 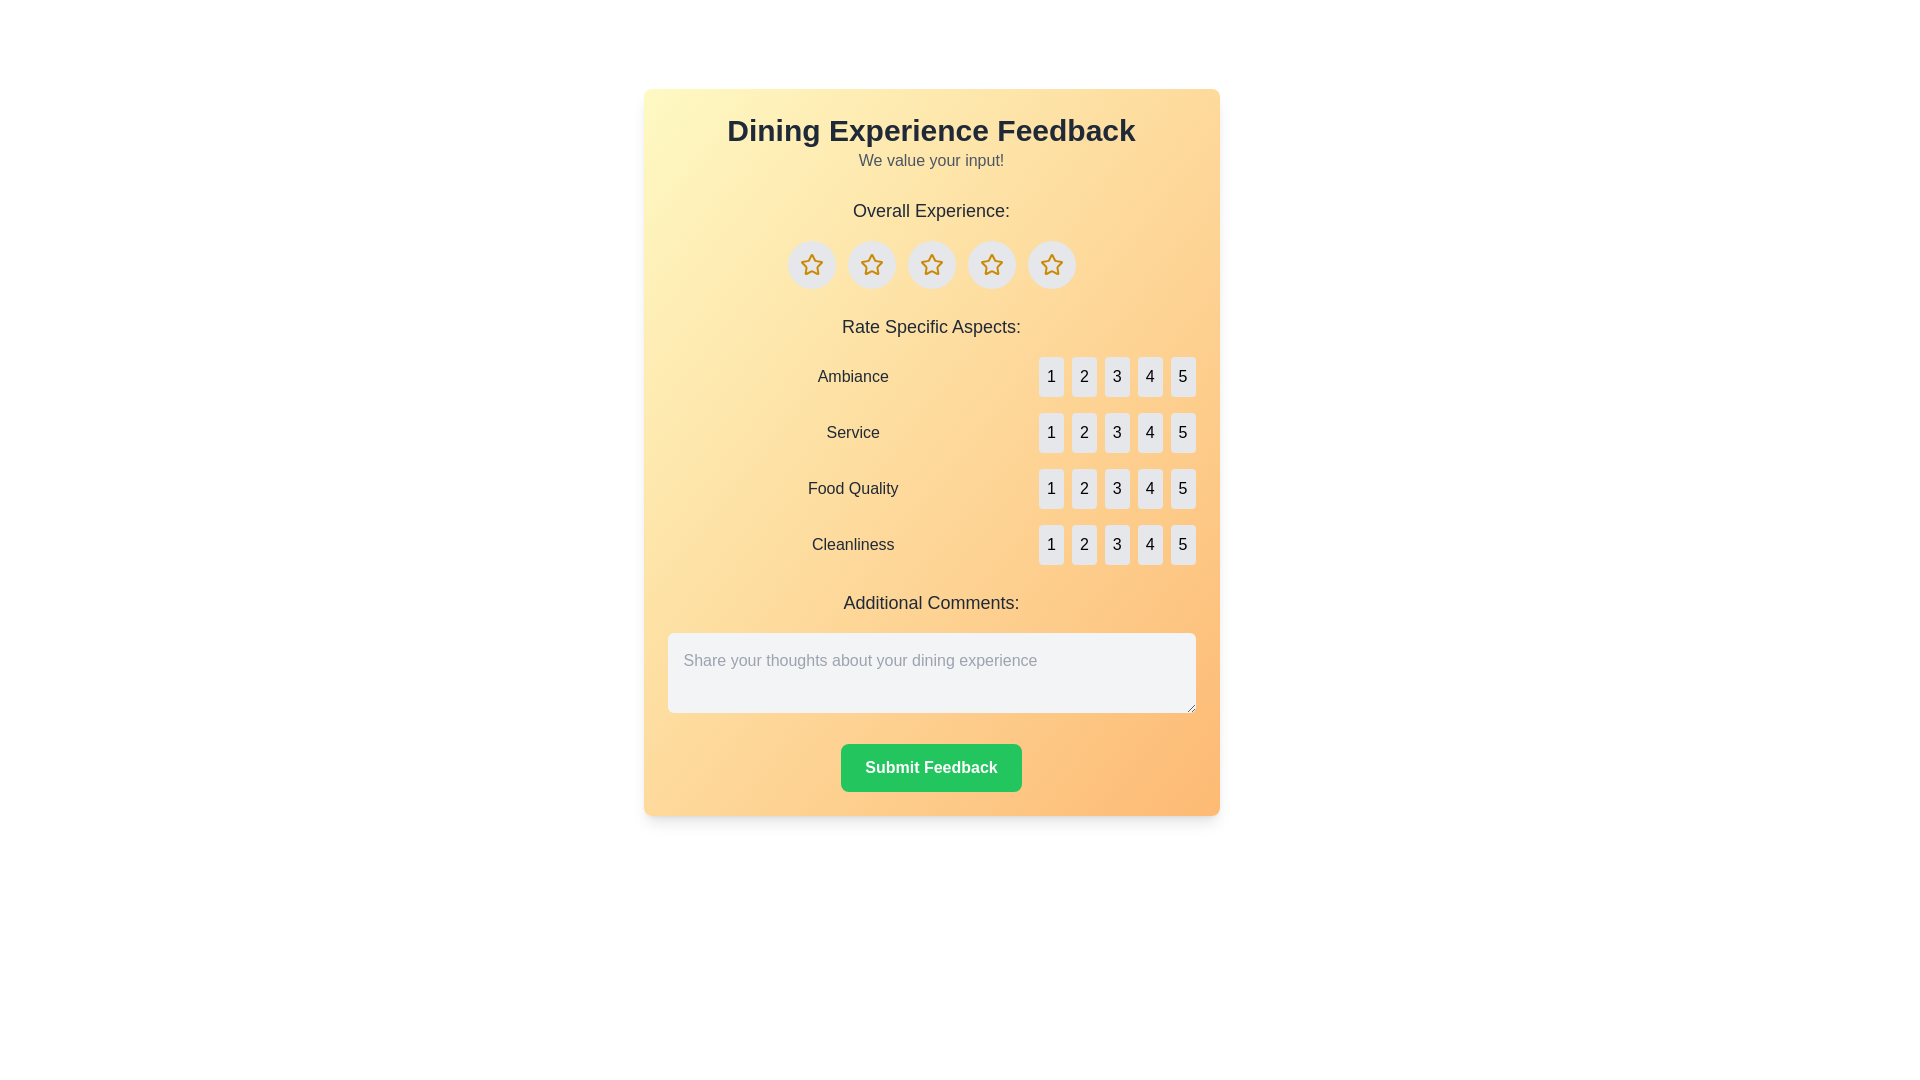 I want to click on the fifth button labeled '5' for the 'Cleanliness' rating, so click(x=1183, y=544).